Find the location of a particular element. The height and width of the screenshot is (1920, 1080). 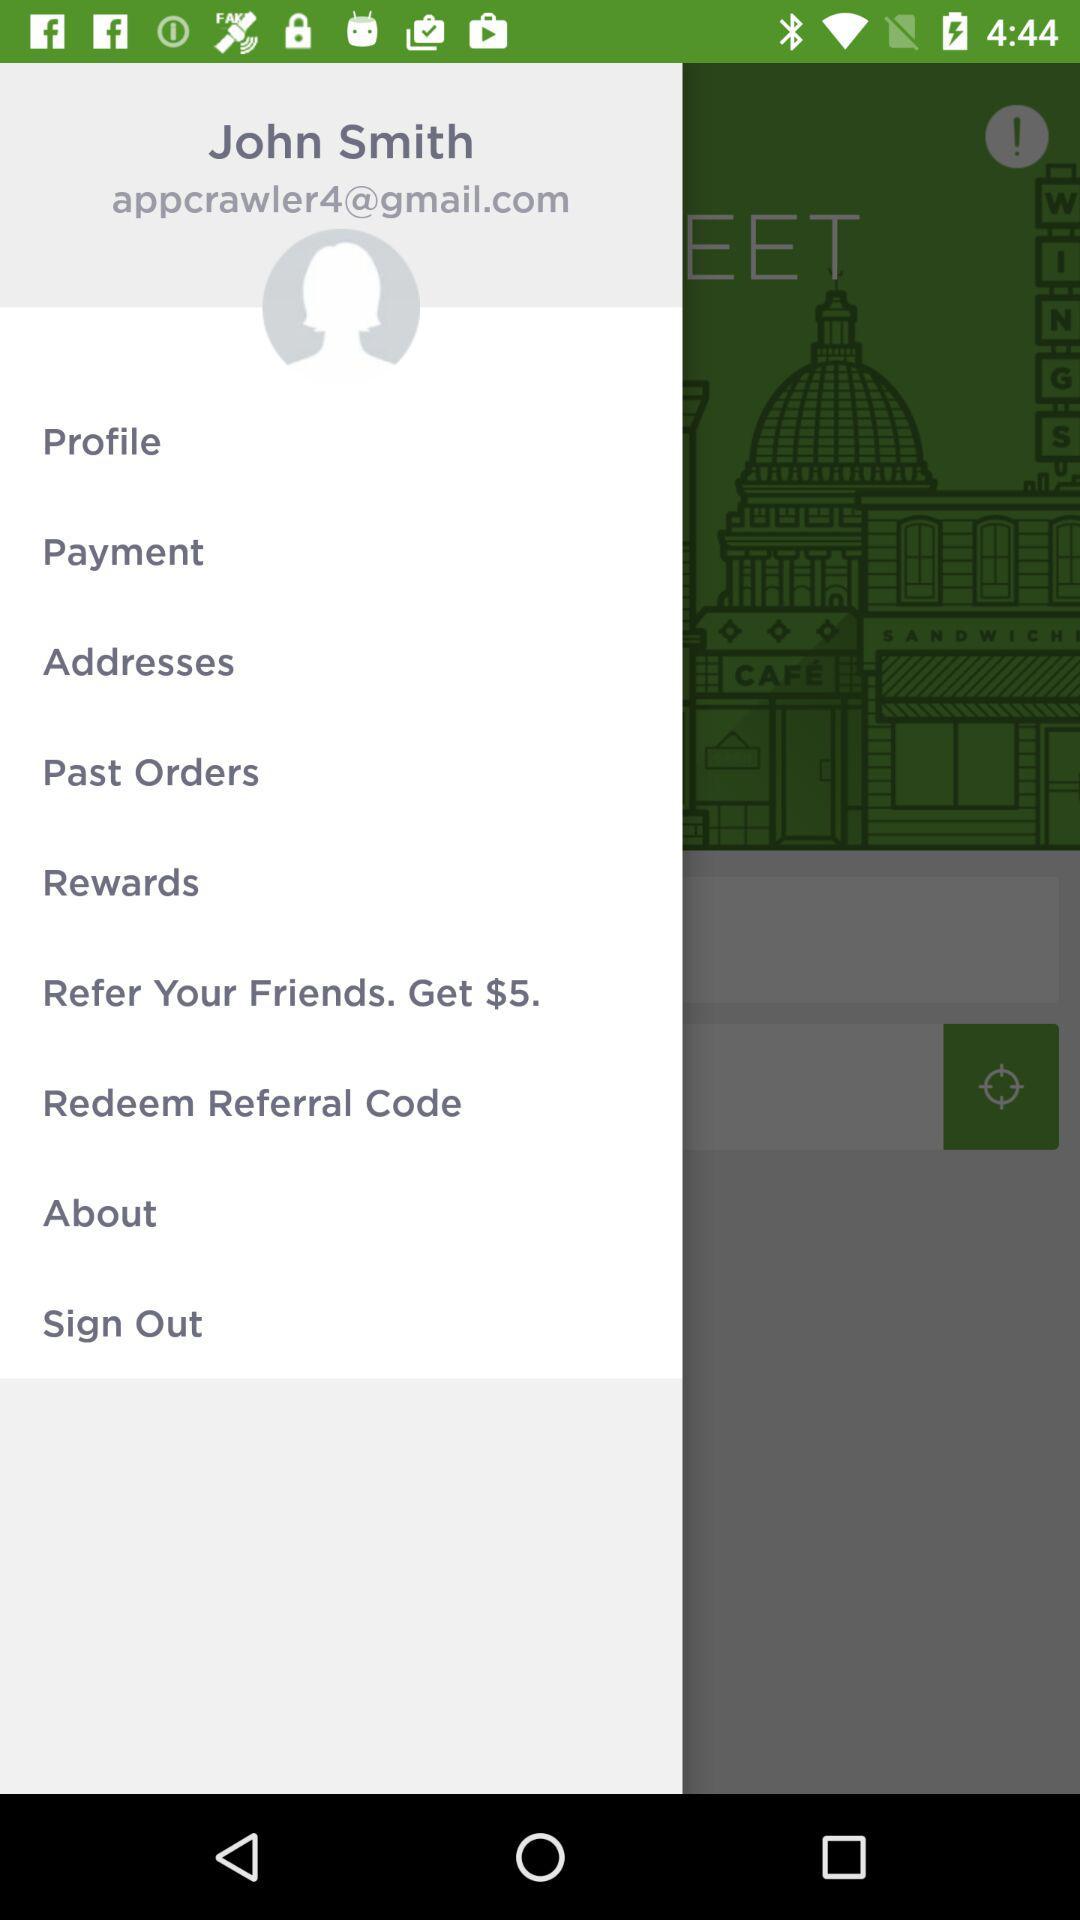

the location_crosshair icon is located at coordinates (1001, 1085).